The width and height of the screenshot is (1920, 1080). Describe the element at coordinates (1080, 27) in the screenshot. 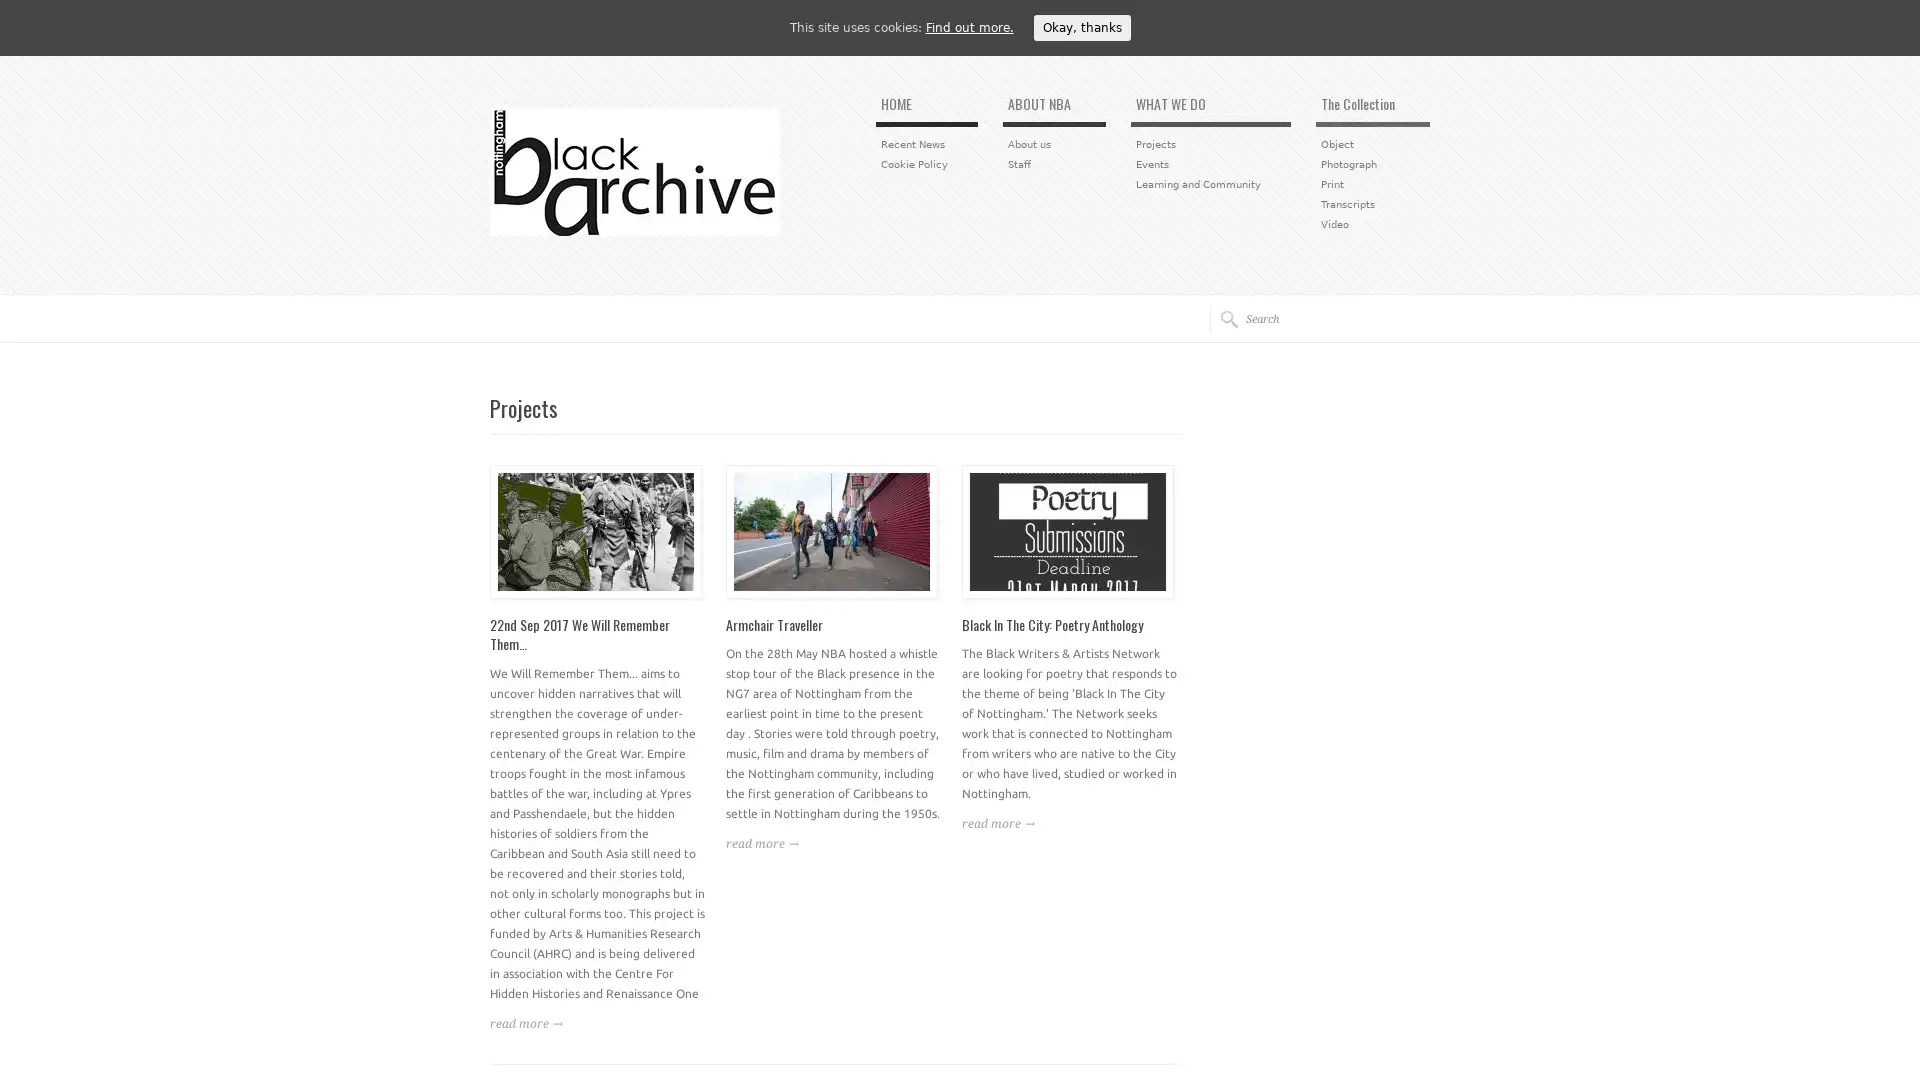

I see `Okay, thanks` at that location.